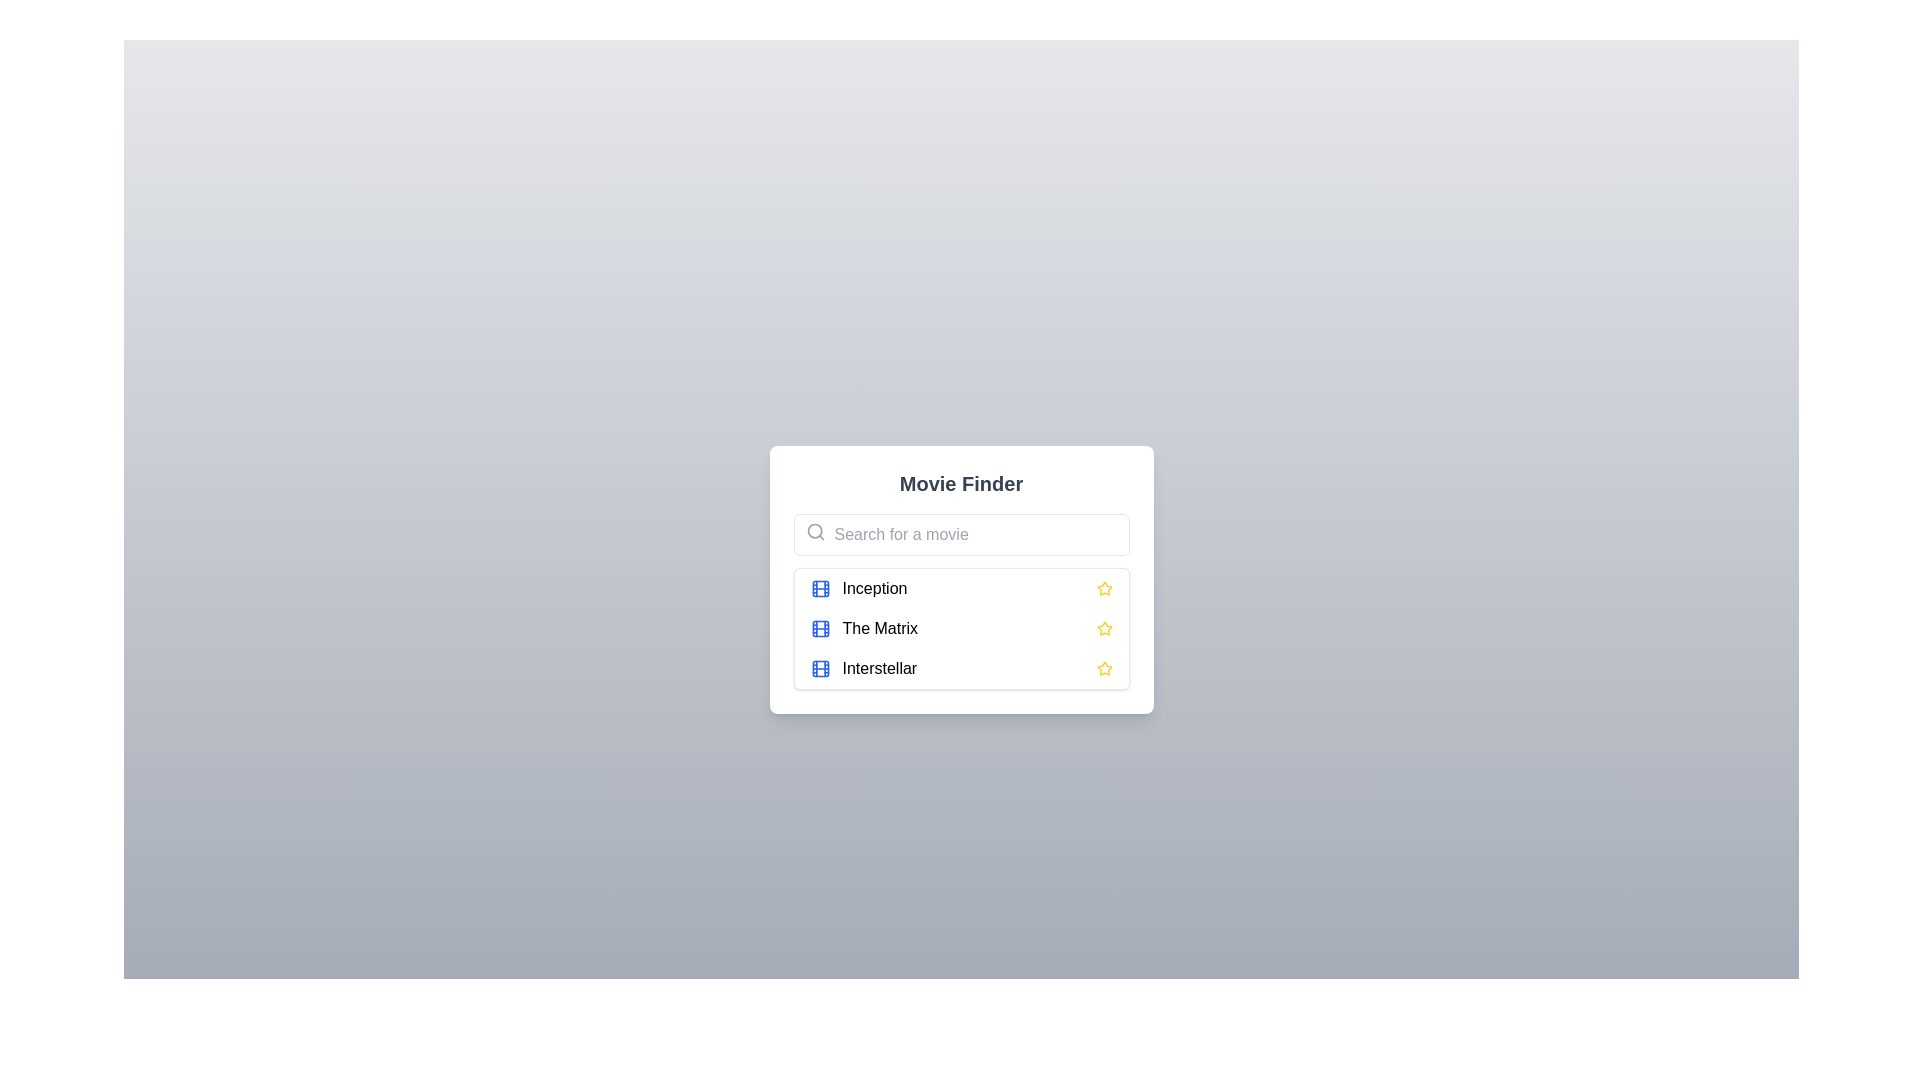 The width and height of the screenshot is (1920, 1080). I want to click on the movie entry labeled 'Inception', so click(961, 588).